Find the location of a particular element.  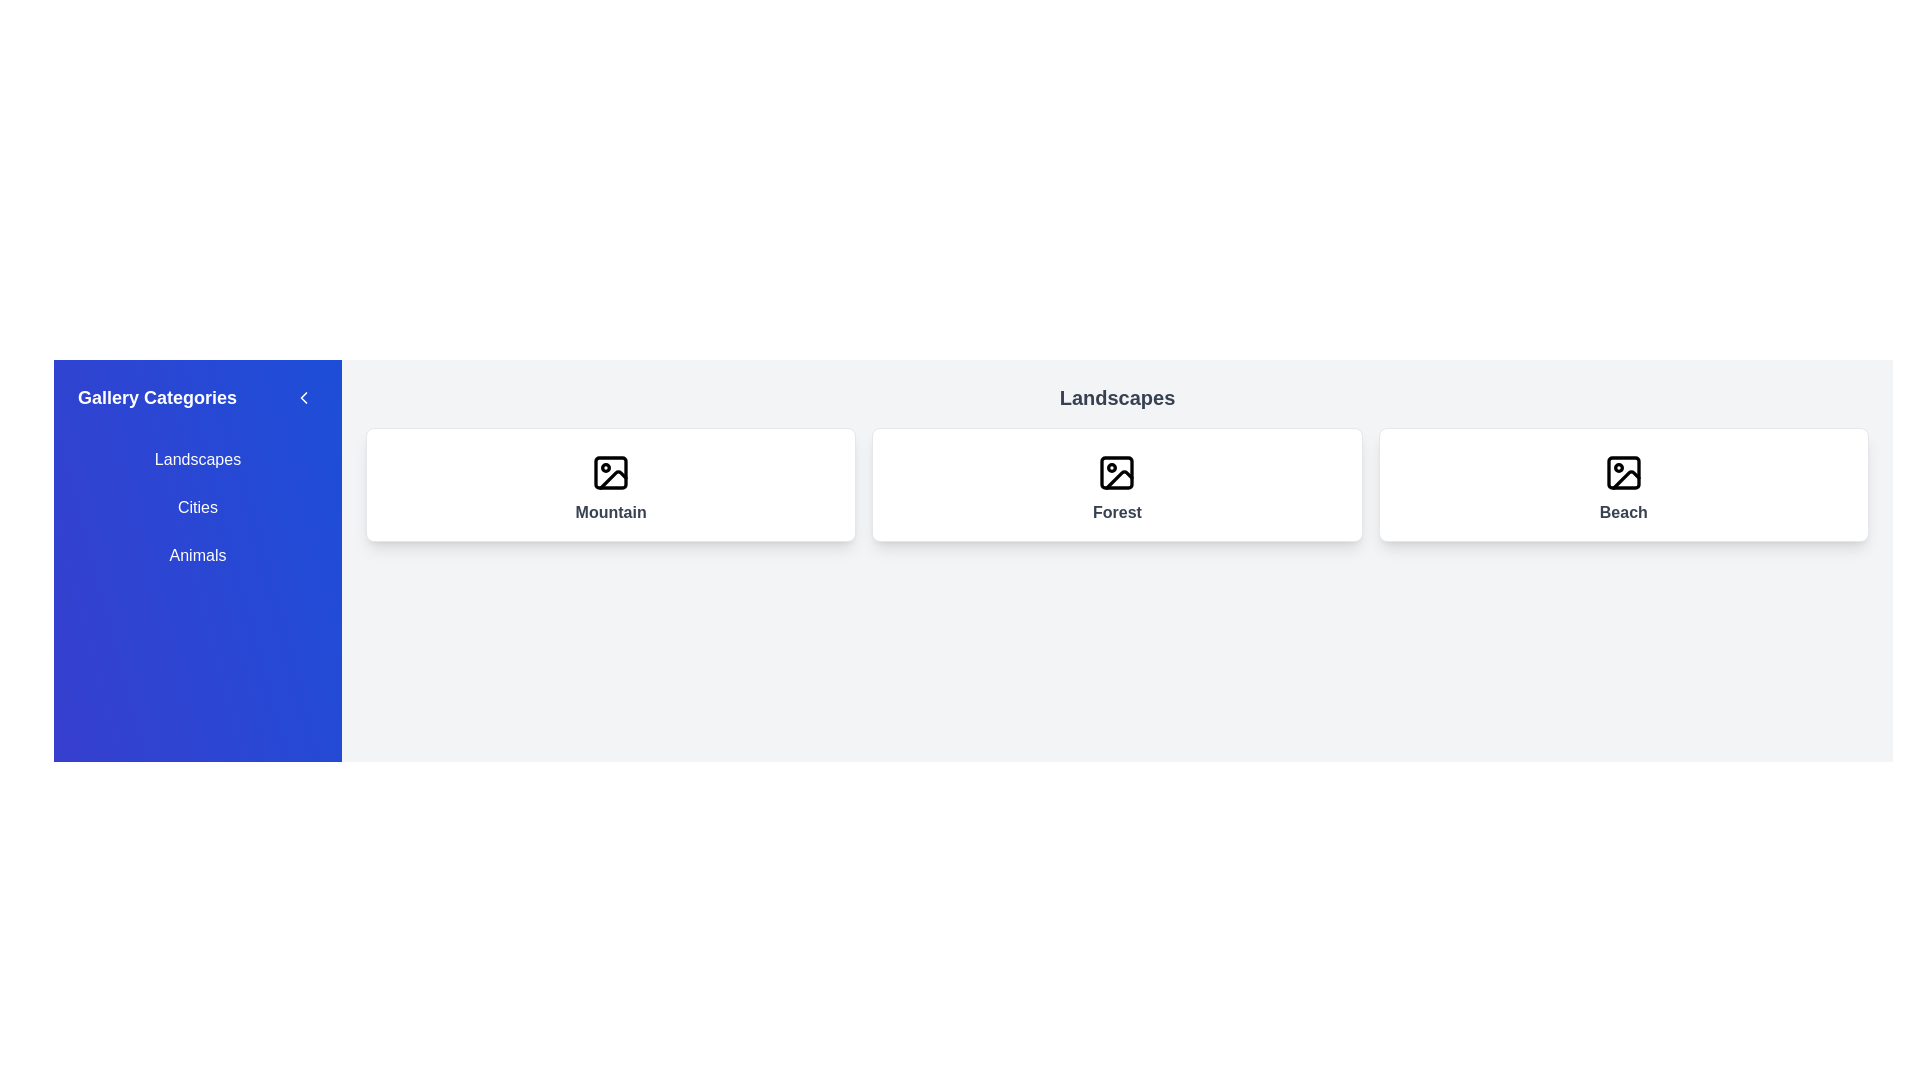

the rectangular shape element with a black border and transparent interior, which serves as the background frame of an image icon in the center card of the 'Landscapes' section is located at coordinates (1116, 473).